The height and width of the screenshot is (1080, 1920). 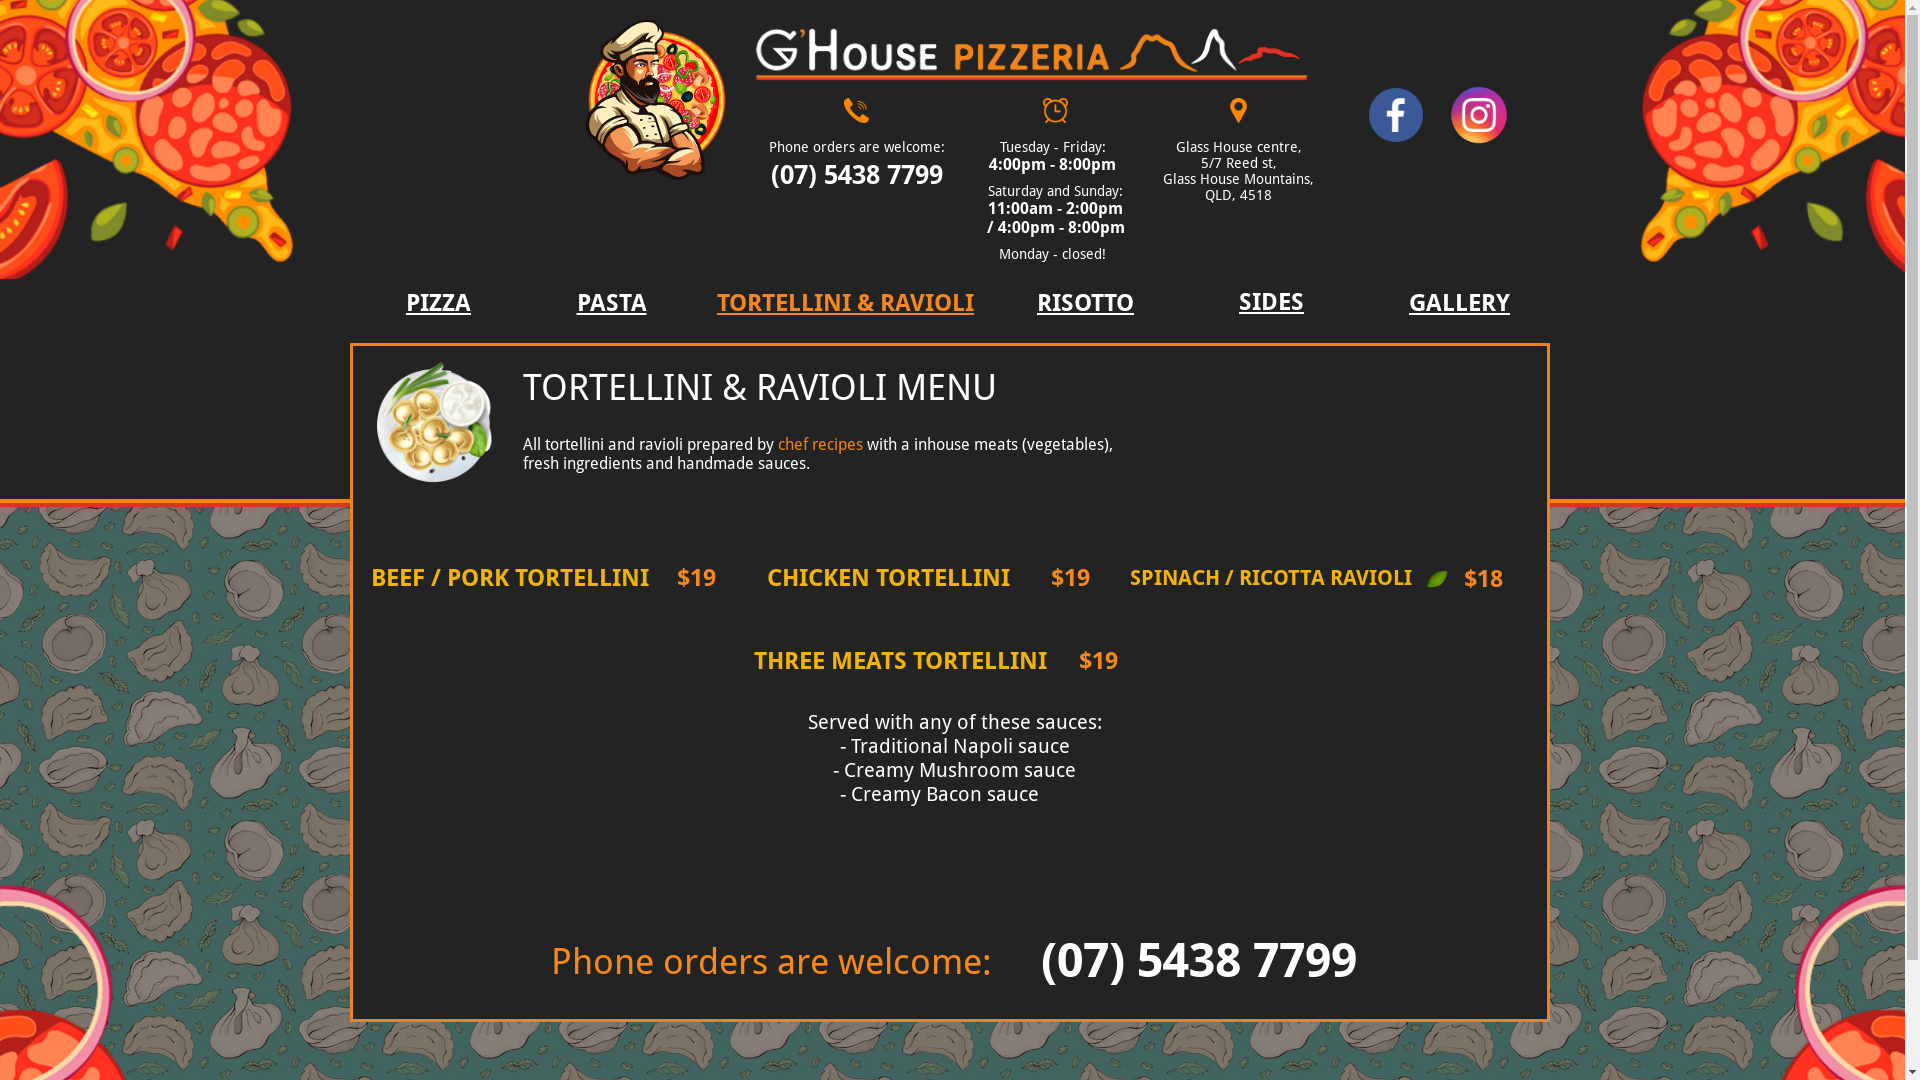 What do you see at coordinates (844, 304) in the screenshot?
I see `'TORTELLINI & RAVIOLI'` at bounding box center [844, 304].